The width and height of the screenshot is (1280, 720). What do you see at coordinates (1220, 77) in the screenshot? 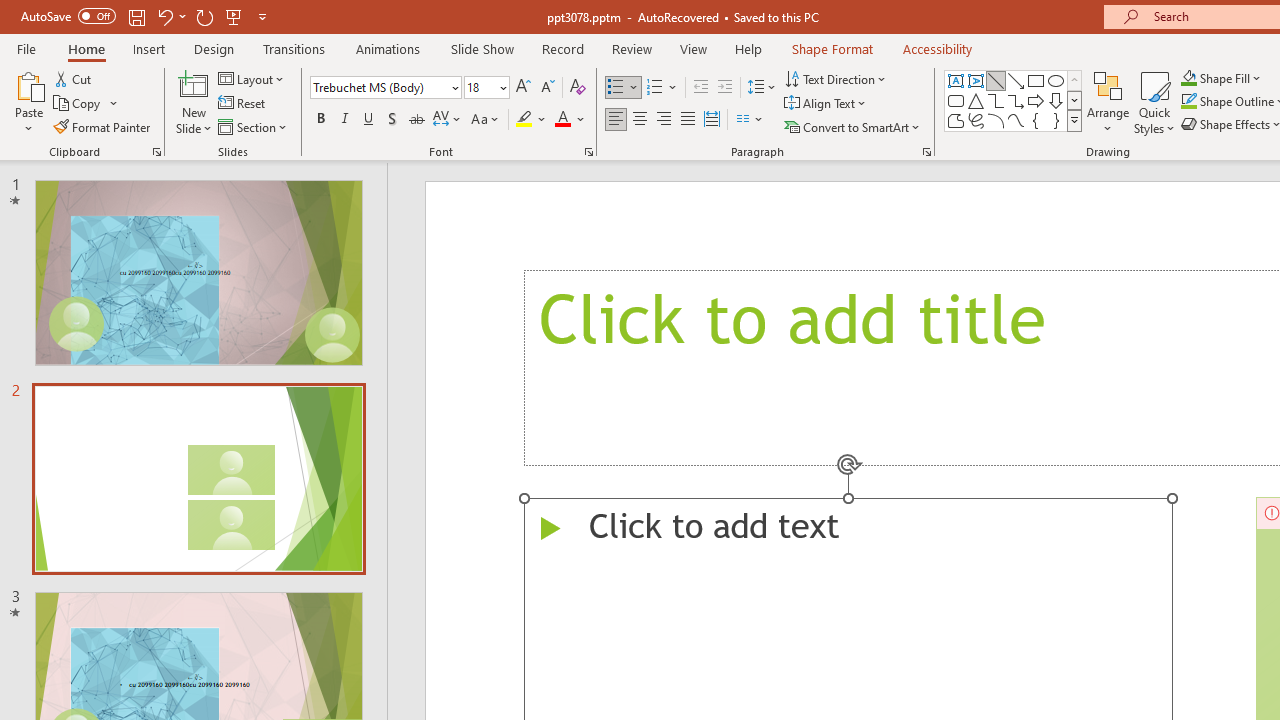
I see `'Shape Fill'` at bounding box center [1220, 77].